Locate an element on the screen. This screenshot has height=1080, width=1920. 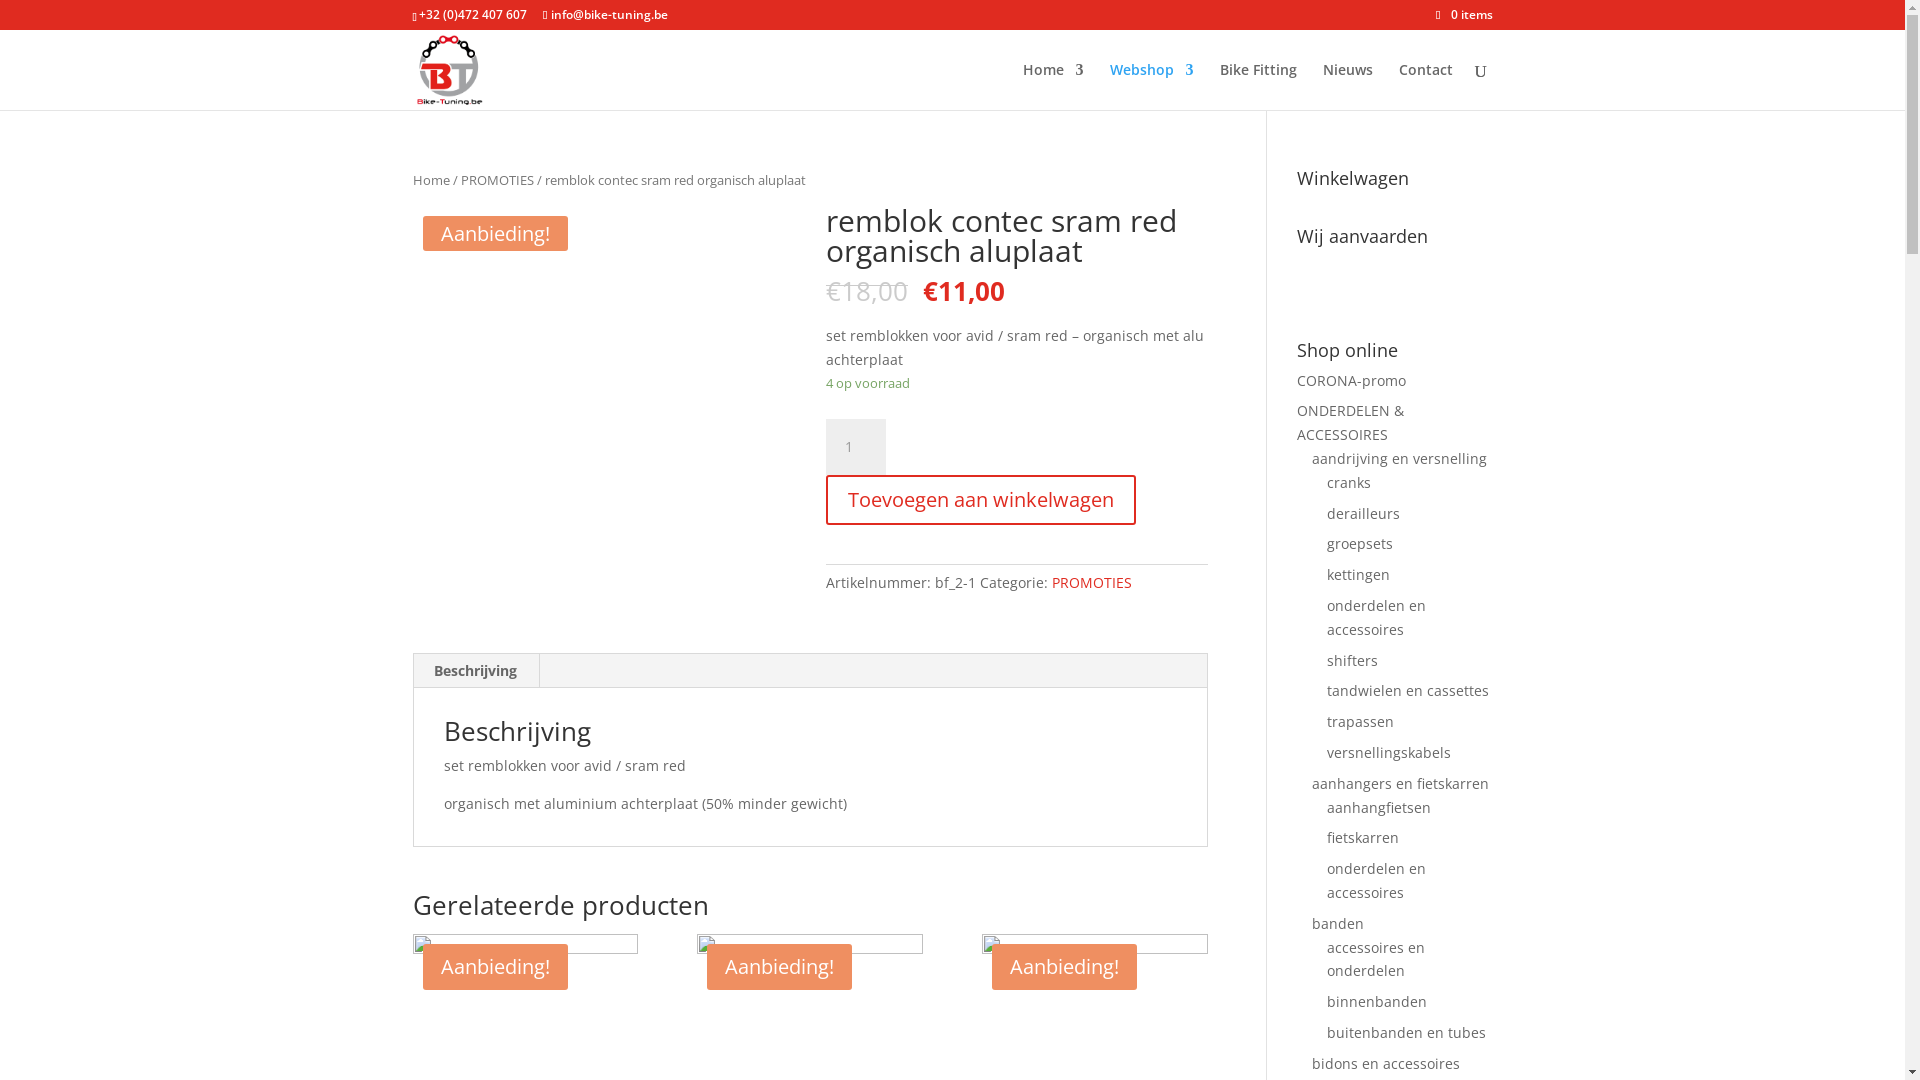
'aandrijving en versnelling' is located at coordinates (1398, 458).